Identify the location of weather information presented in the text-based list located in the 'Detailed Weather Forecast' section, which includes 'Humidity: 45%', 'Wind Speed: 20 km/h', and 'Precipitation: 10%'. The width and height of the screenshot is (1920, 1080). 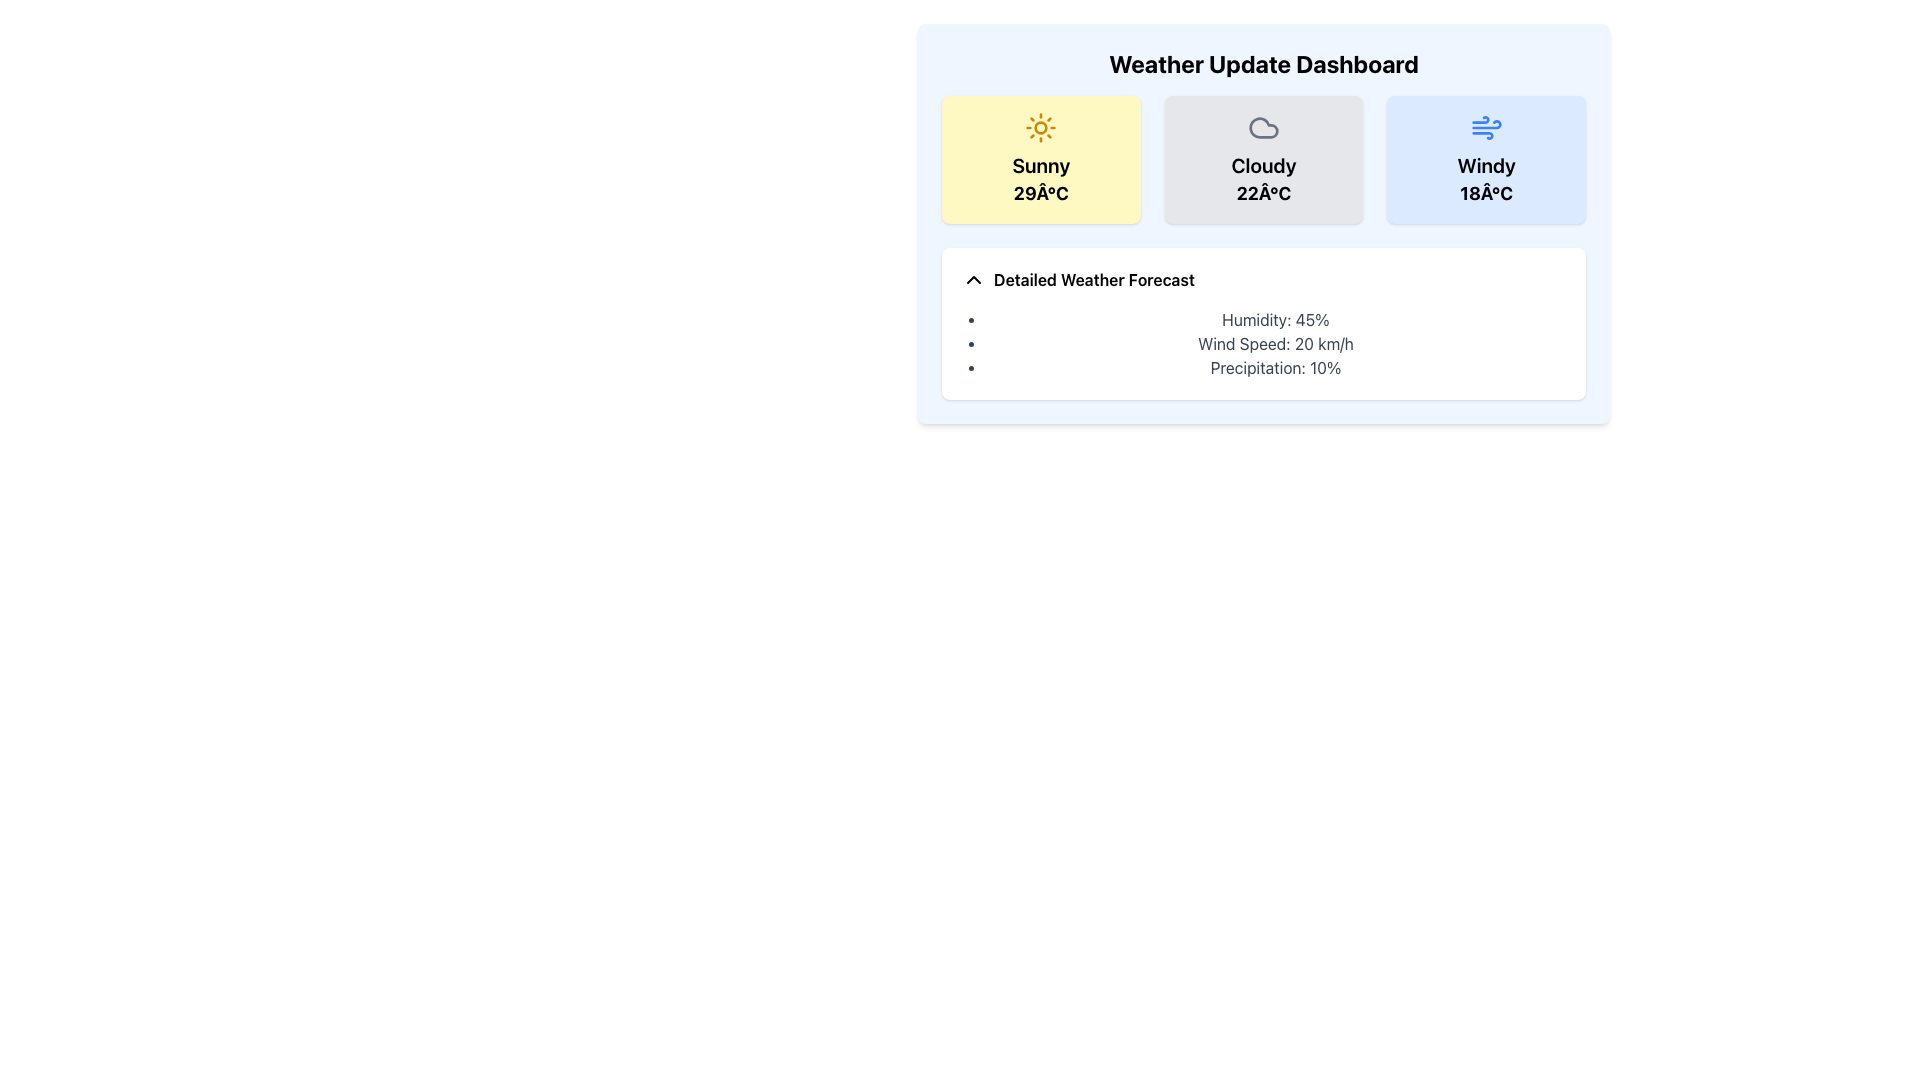
(1262, 342).